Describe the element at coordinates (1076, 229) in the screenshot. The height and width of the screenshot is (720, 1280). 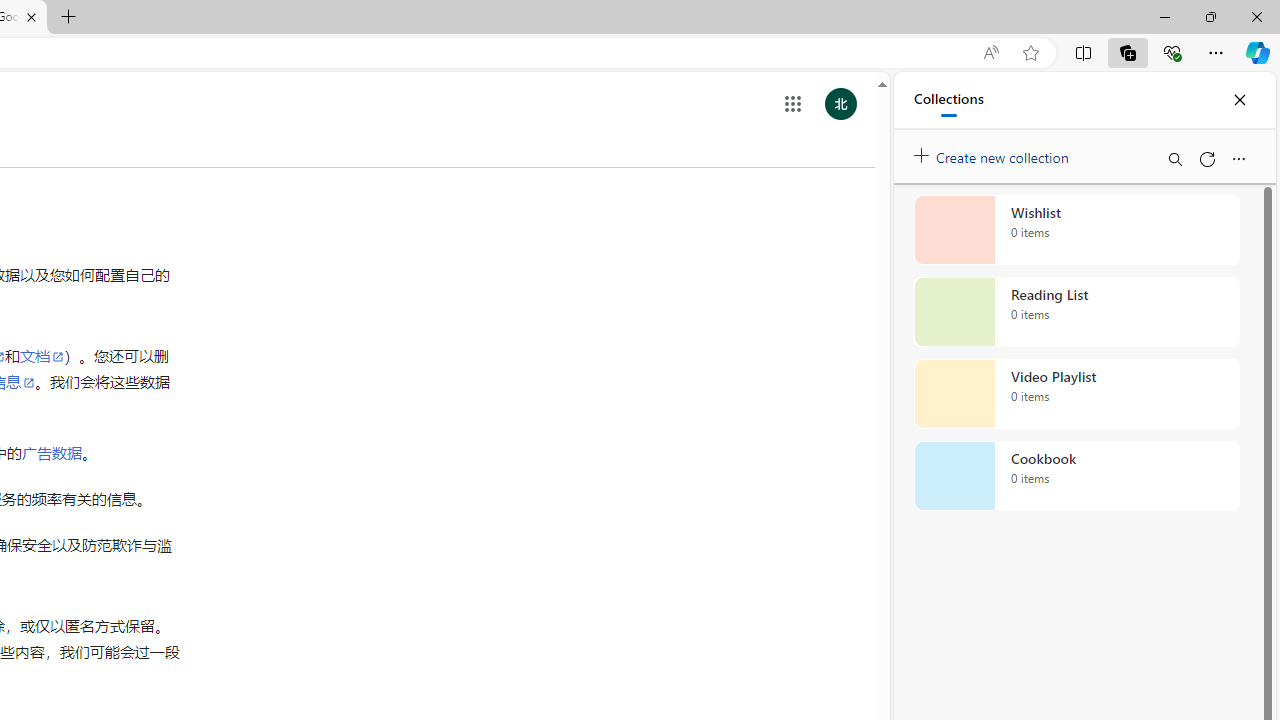
I see `'Wishlist collection, 0 items'` at that location.